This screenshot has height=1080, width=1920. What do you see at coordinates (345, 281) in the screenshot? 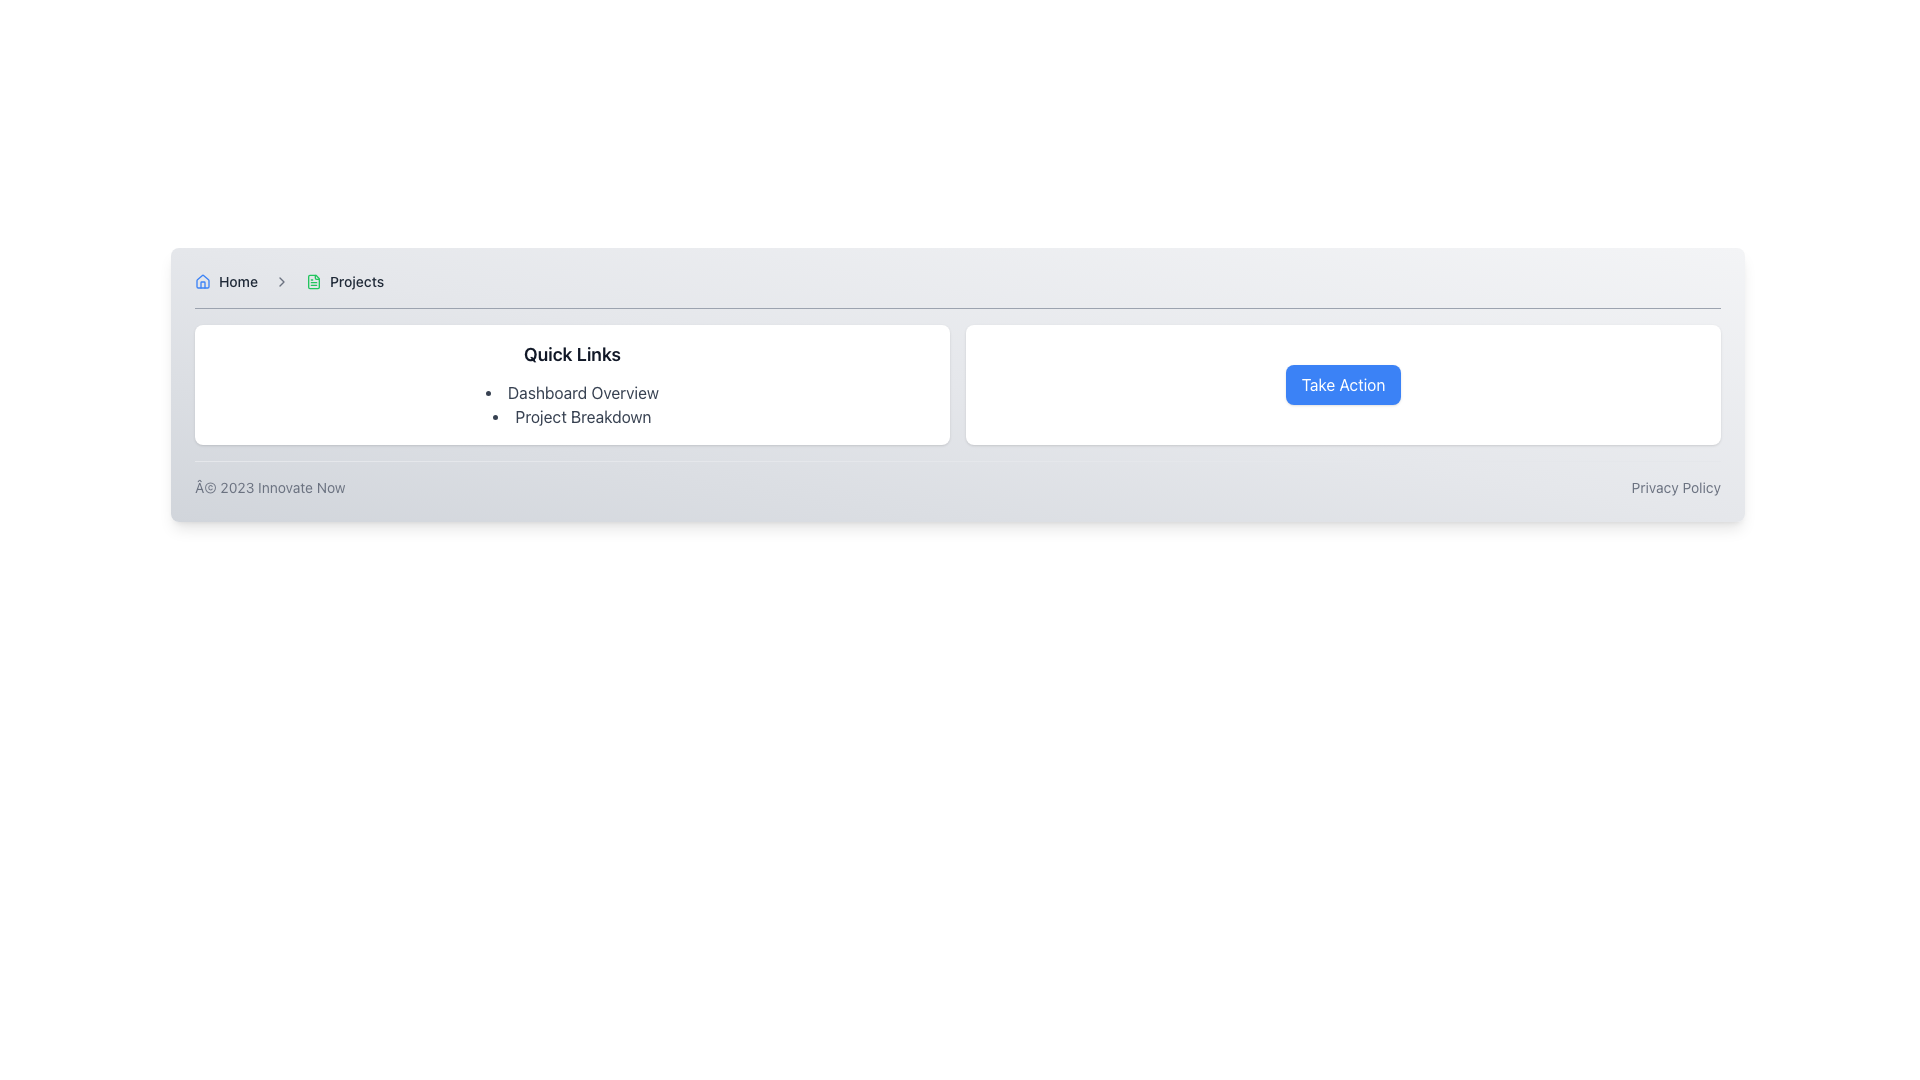
I see `the Breadcrumb navigation item labeled 'Projects' which includes a green document icon and is positioned to the right of the 'Home' text and icon` at bounding box center [345, 281].